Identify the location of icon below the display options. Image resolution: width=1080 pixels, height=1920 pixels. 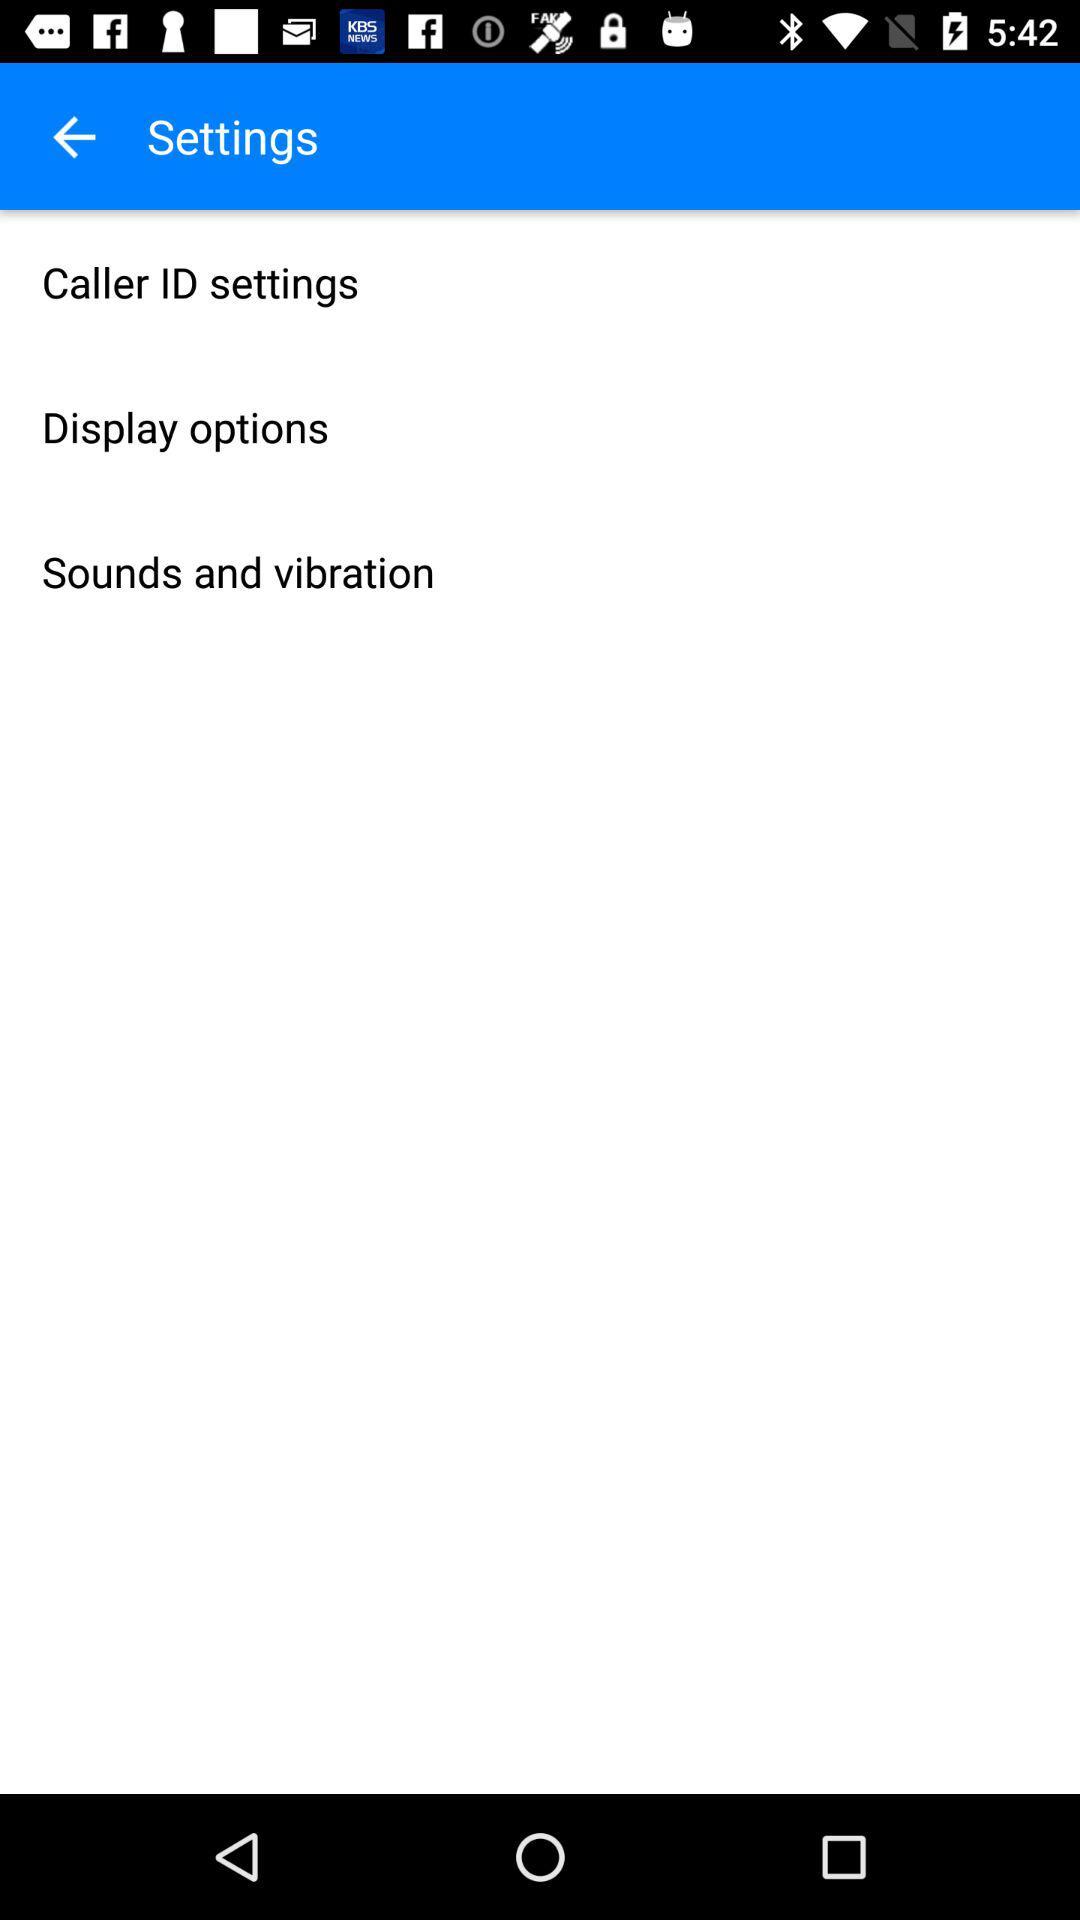
(540, 570).